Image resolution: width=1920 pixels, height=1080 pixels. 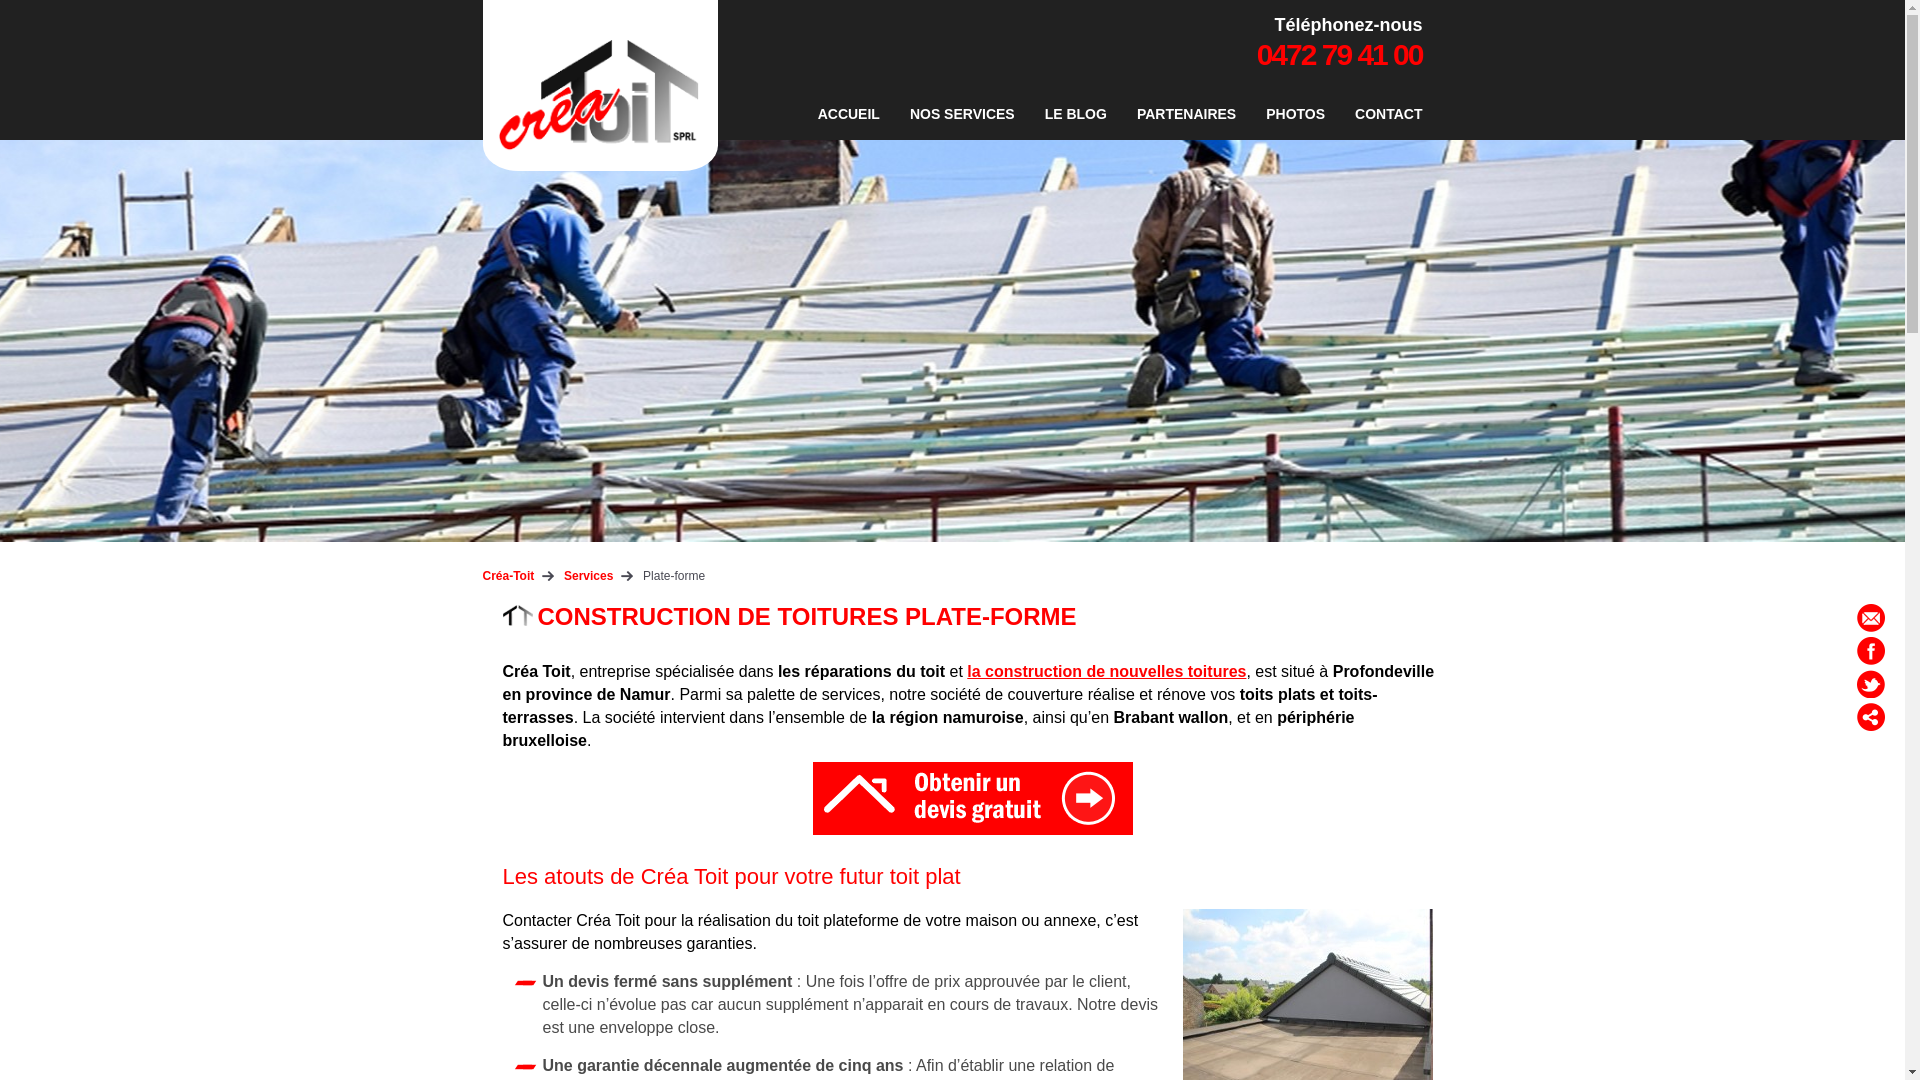 I want to click on 'PHOTOS', so click(x=1255, y=114).